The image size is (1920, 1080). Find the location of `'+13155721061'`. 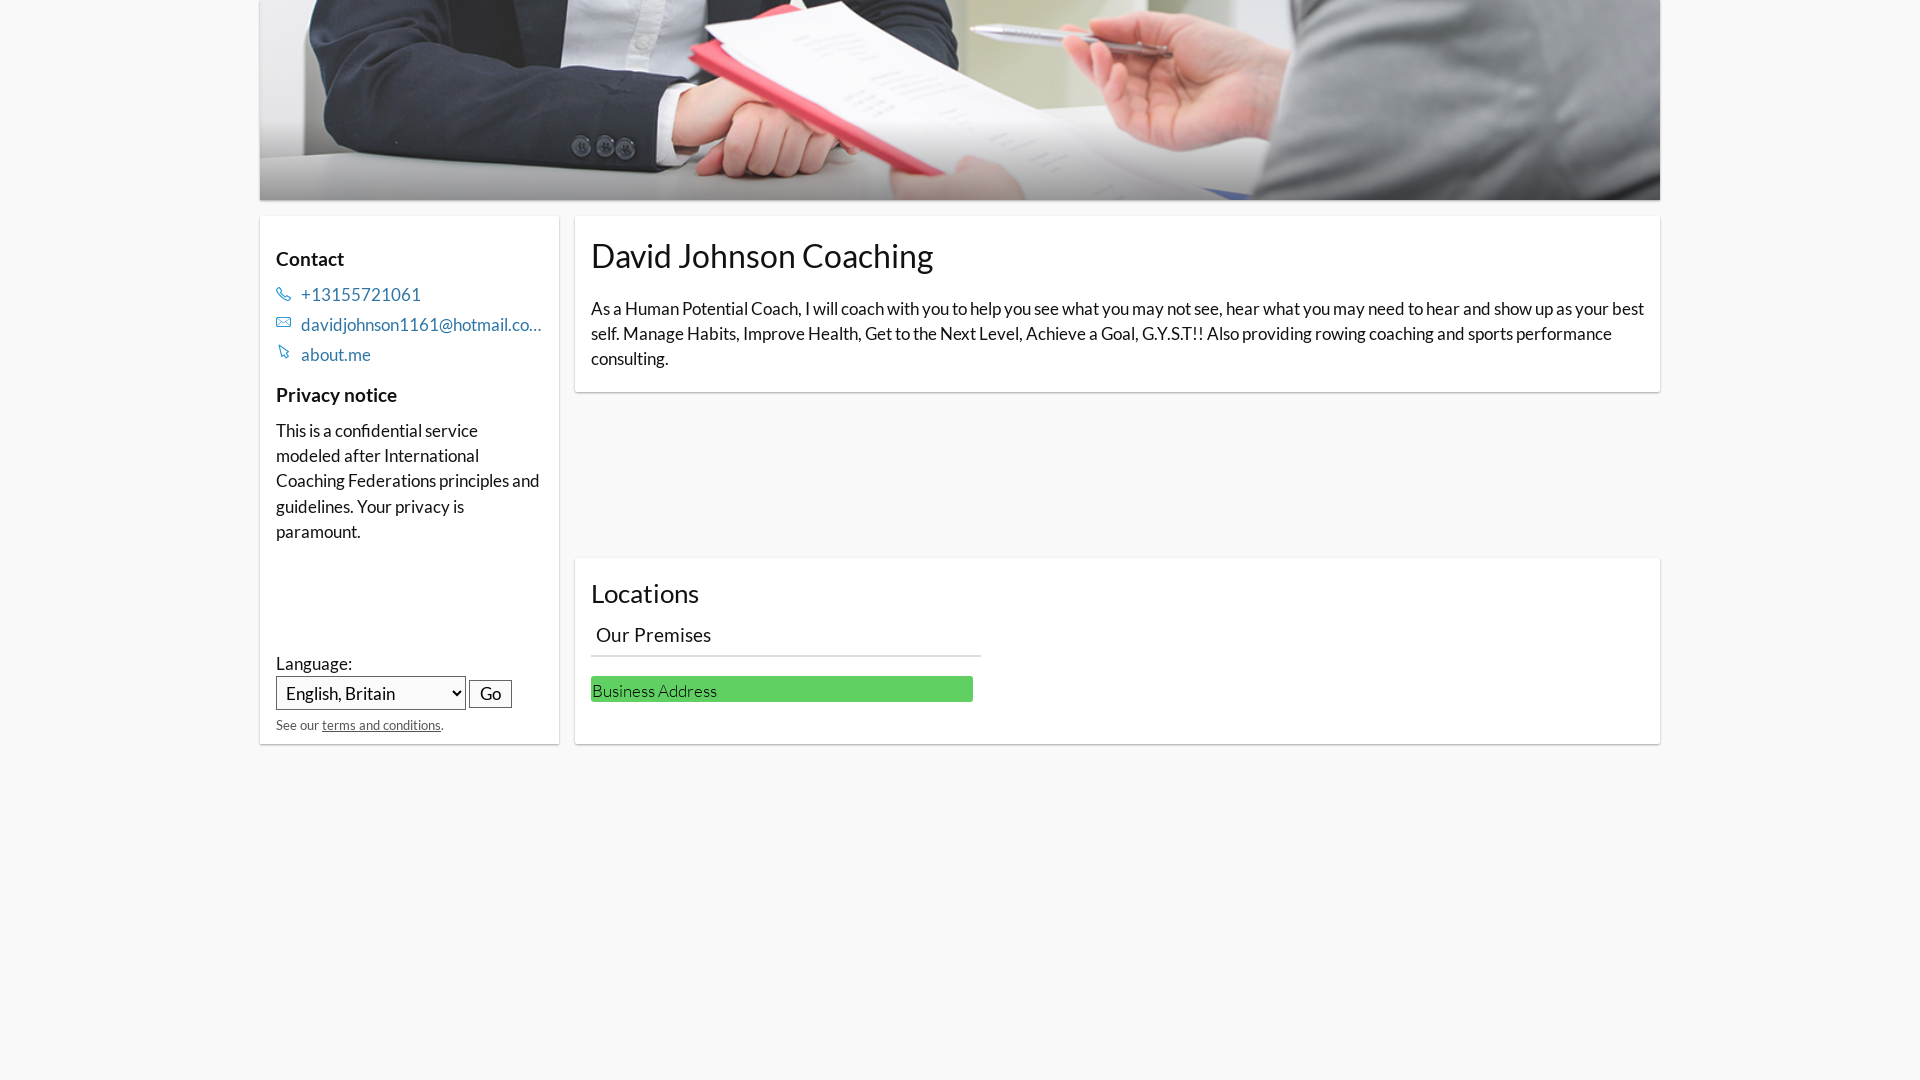

'+13155721061' is located at coordinates (421, 294).